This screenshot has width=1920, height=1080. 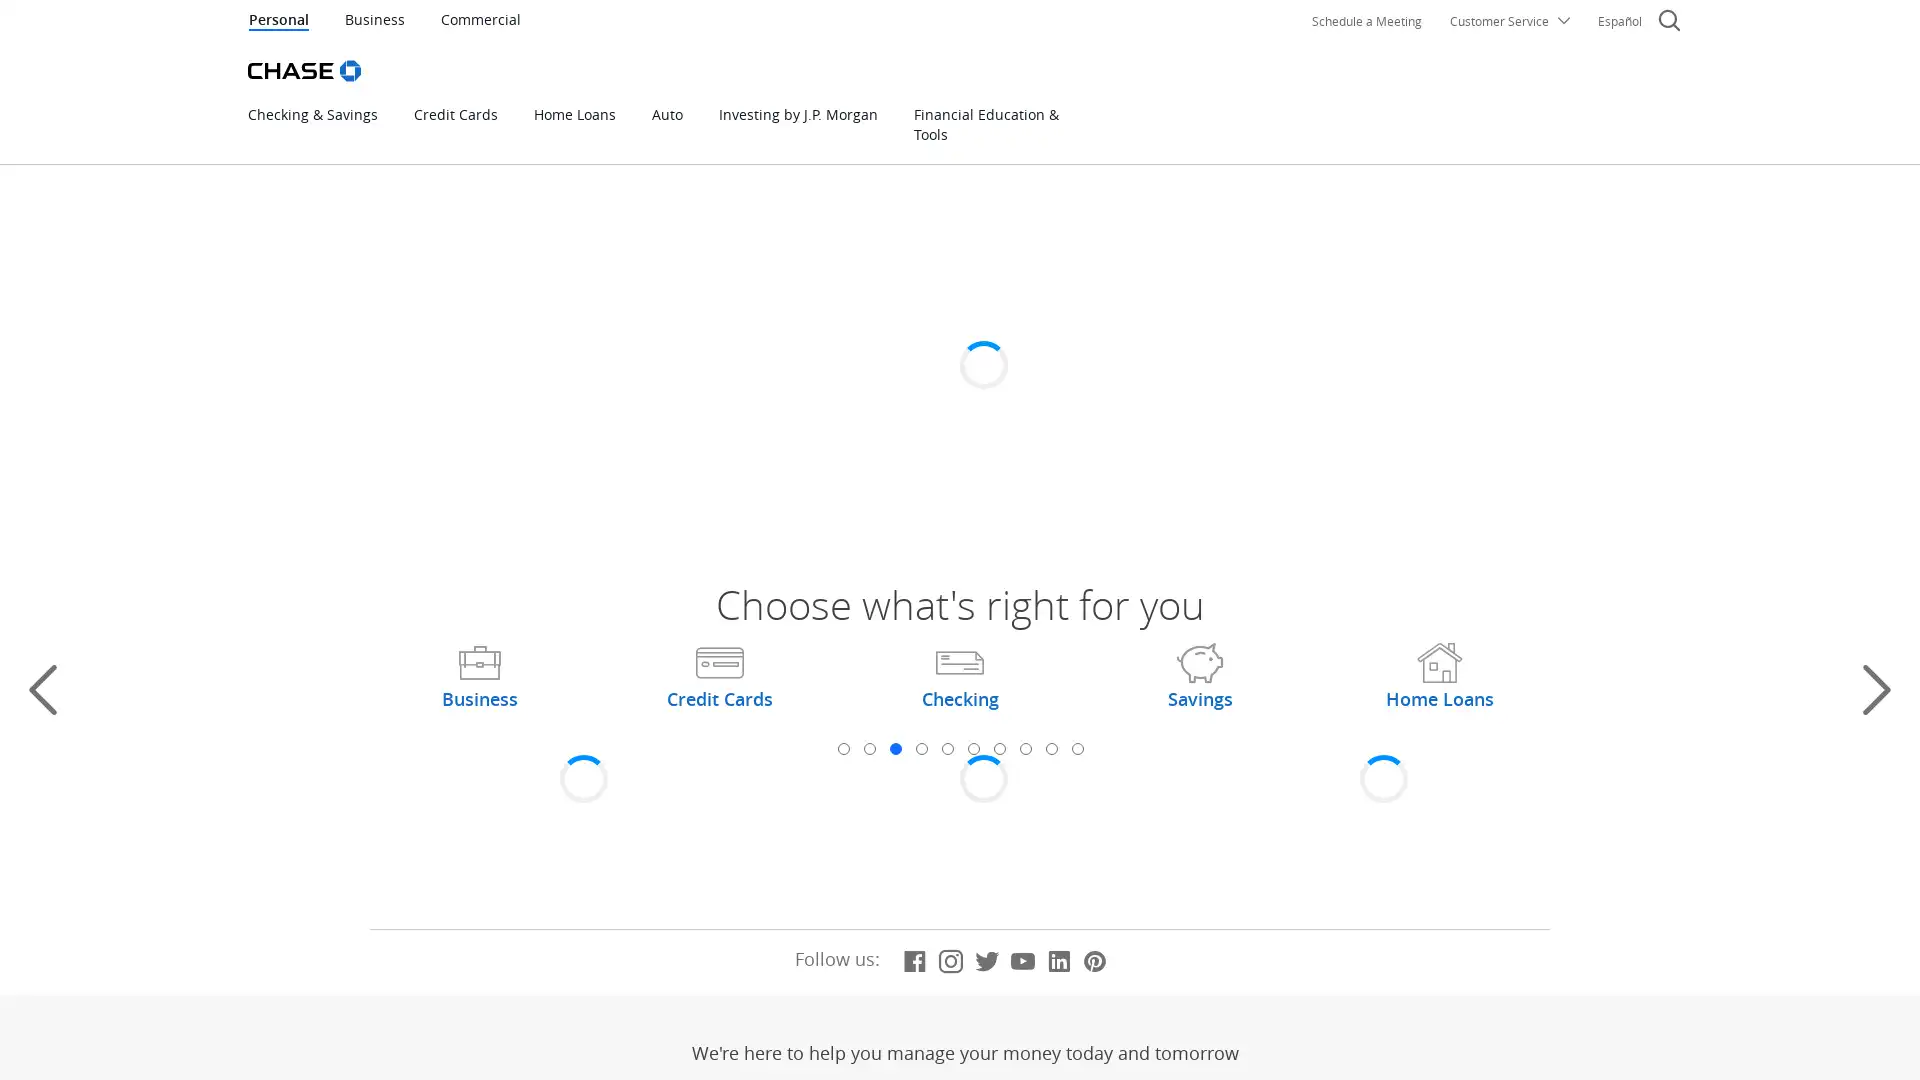 What do you see at coordinates (1075, 748) in the screenshot?
I see `Slide 10 of 10` at bounding box center [1075, 748].